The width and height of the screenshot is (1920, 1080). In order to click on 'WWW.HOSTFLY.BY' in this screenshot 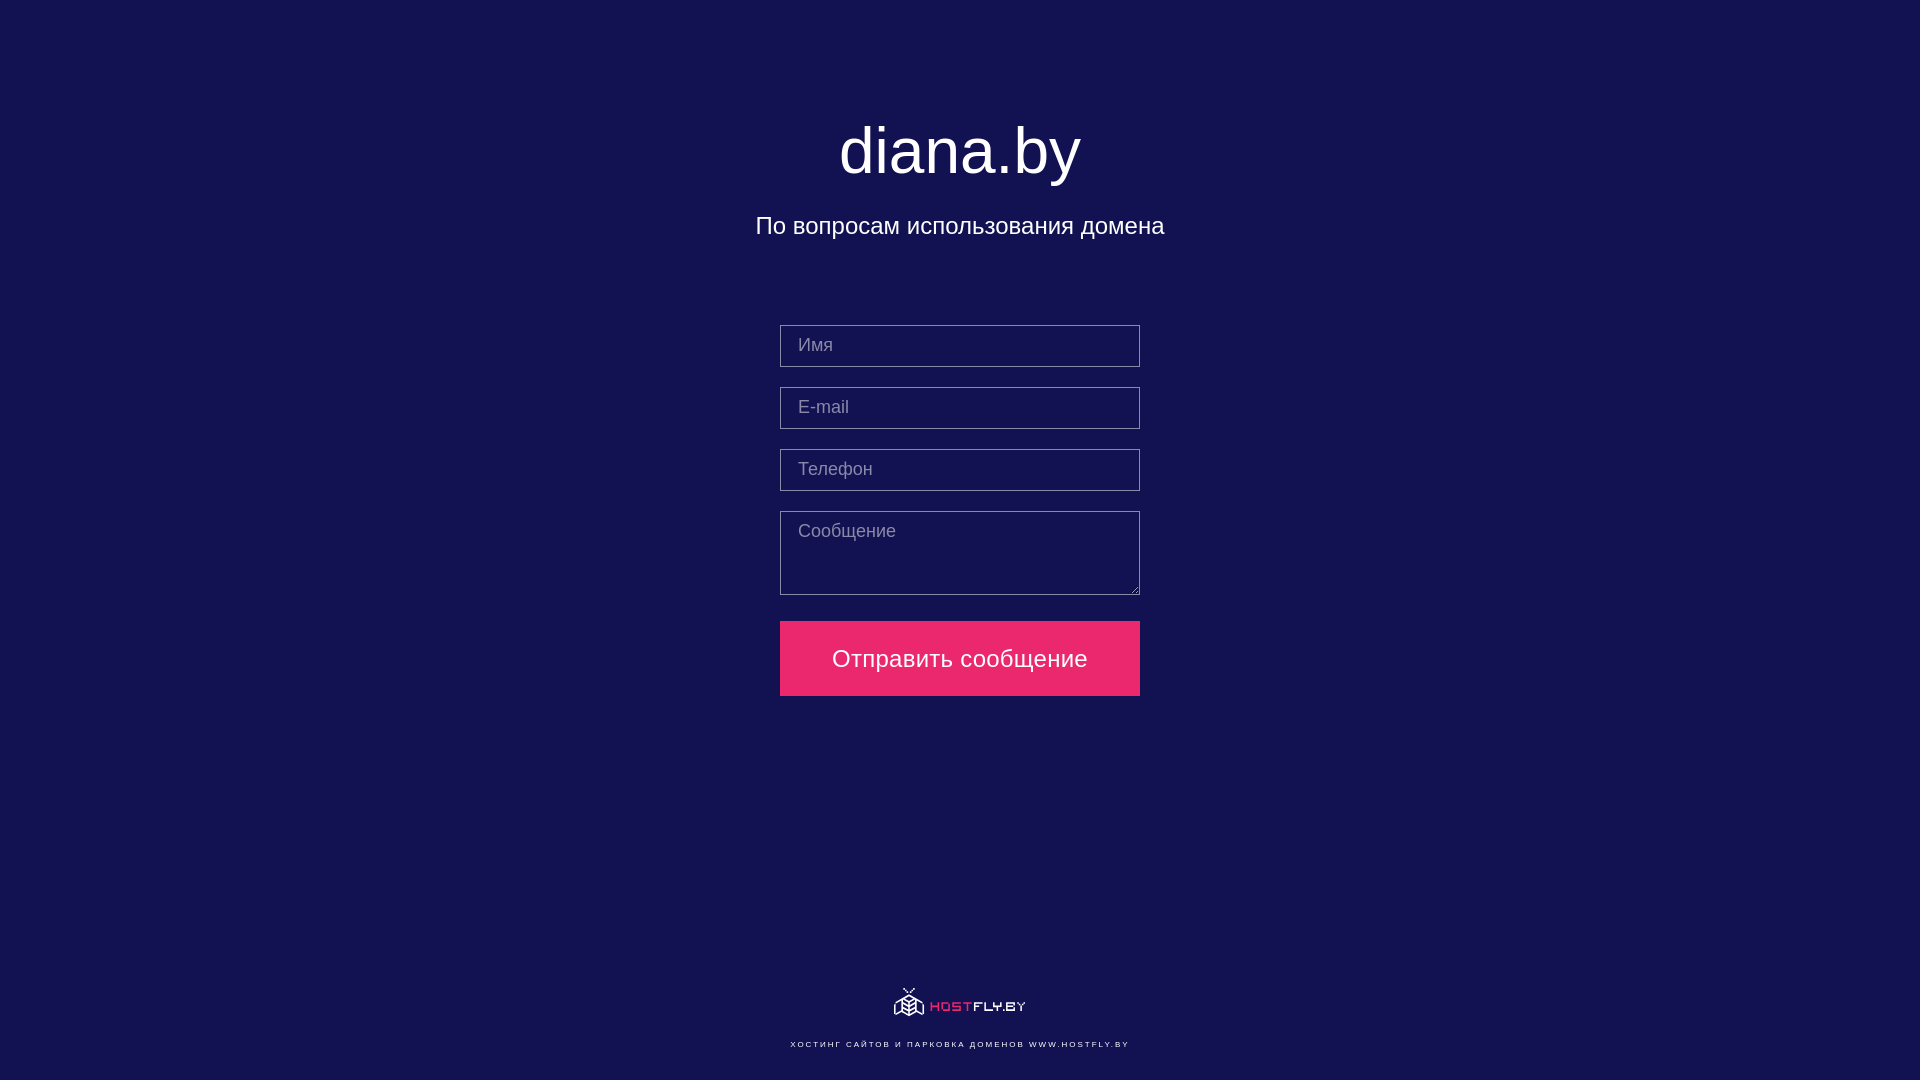, I will do `click(1078, 1043)`.